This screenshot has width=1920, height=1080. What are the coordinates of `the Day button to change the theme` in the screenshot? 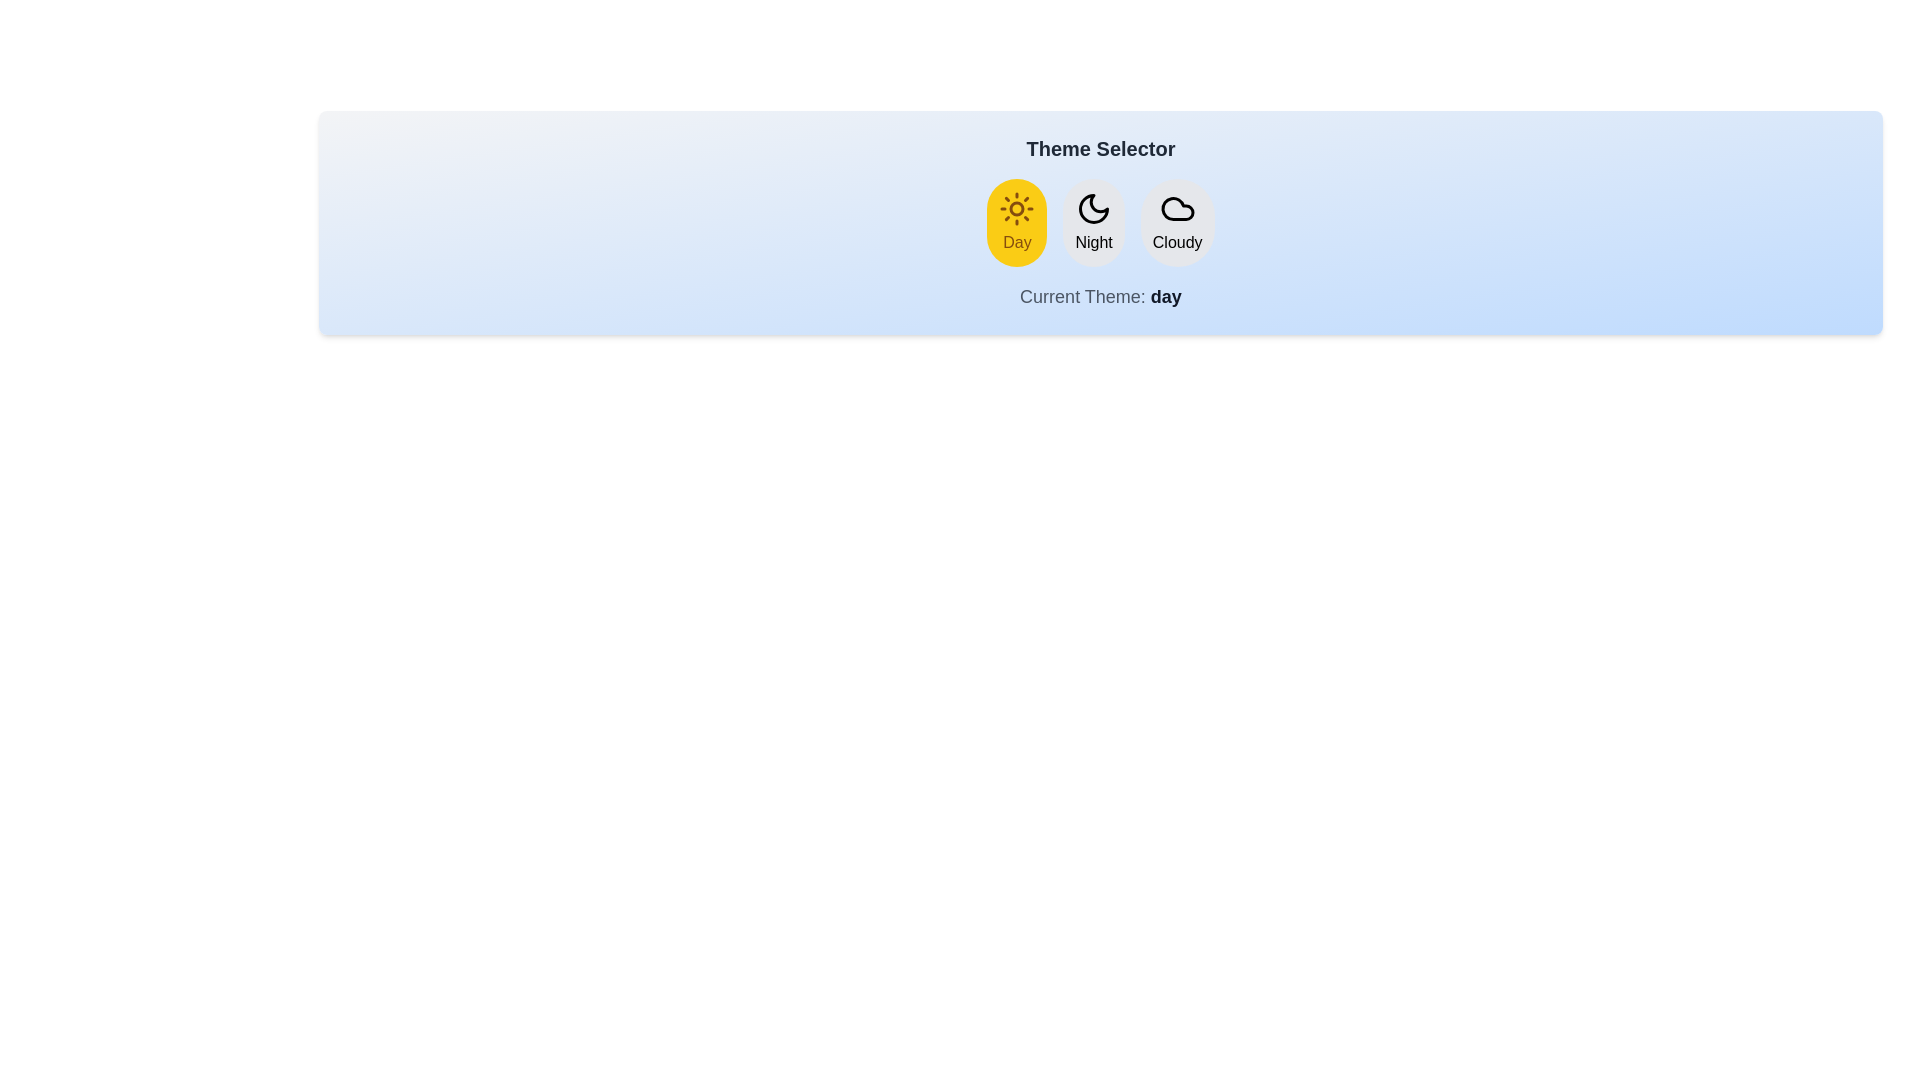 It's located at (1017, 223).